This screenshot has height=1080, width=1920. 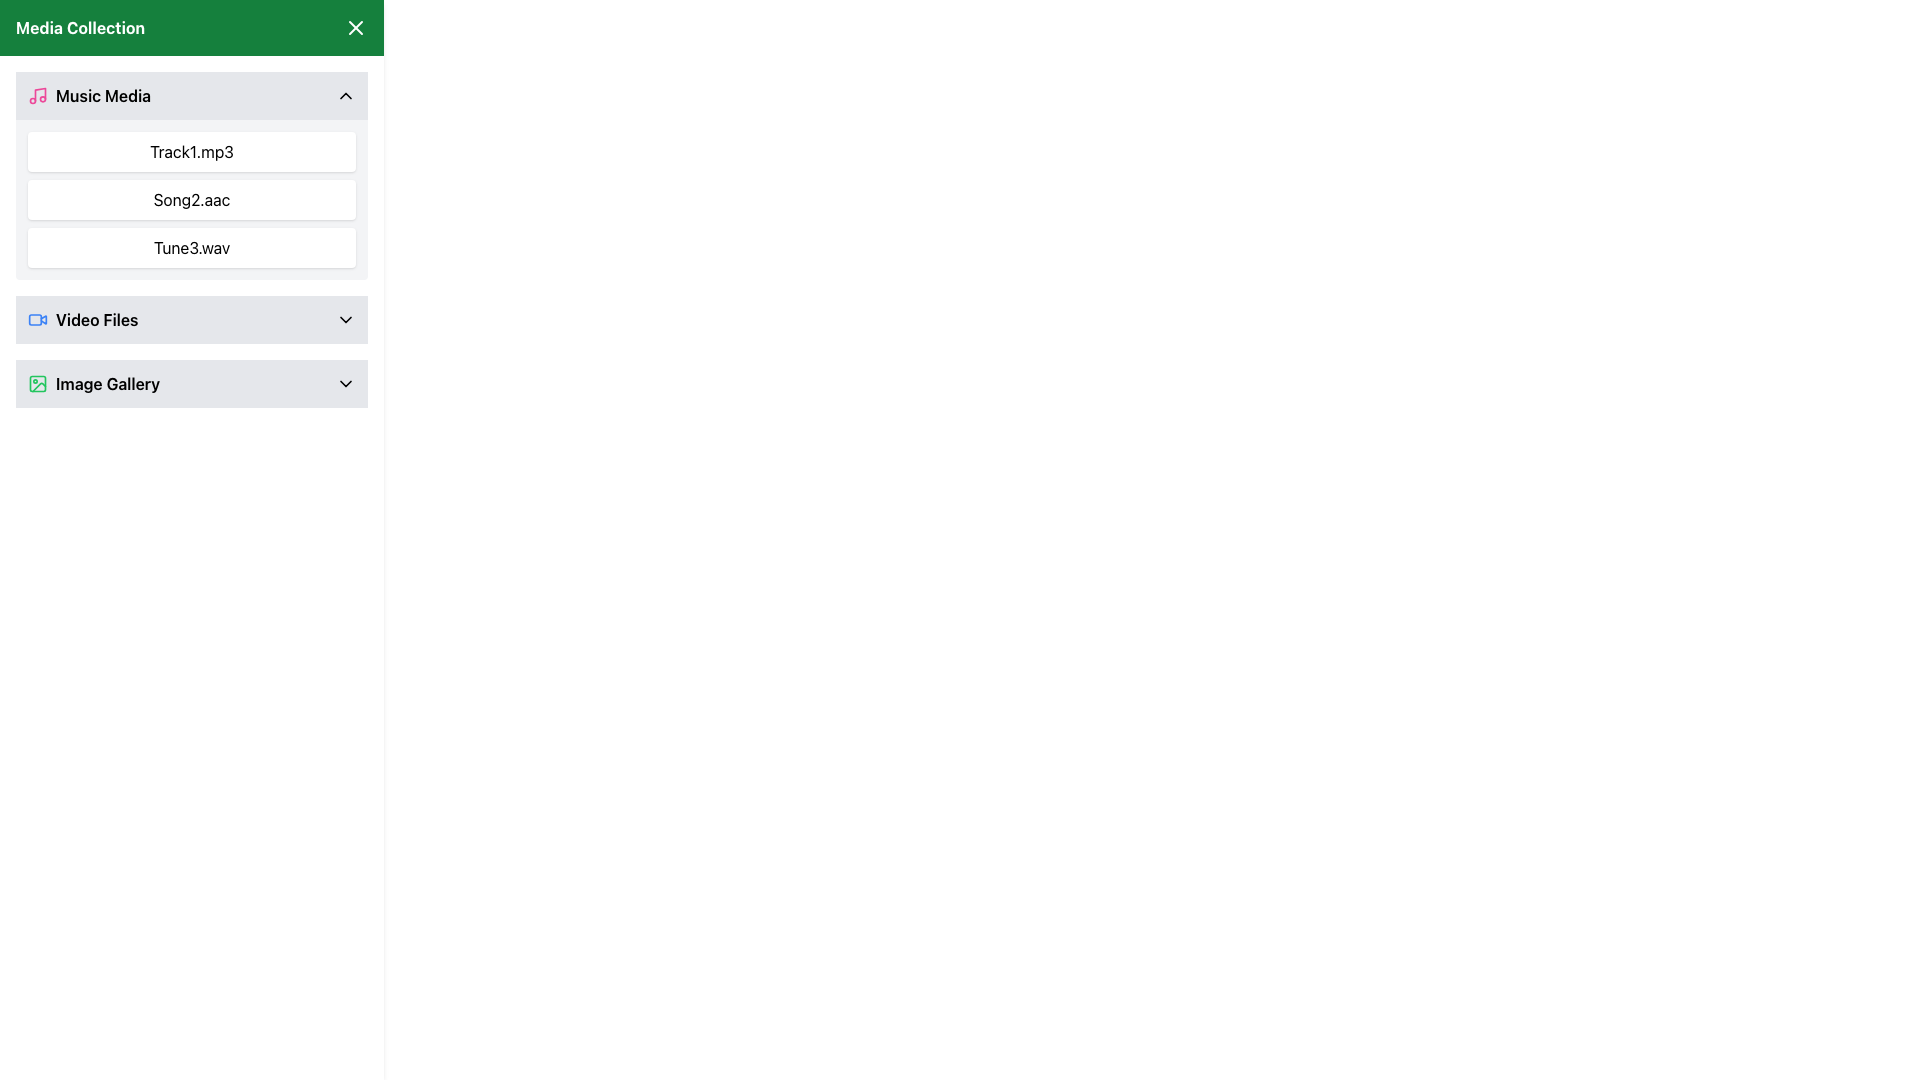 What do you see at coordinates (107, 384) in the screenshot?
I see `text label for the 'Image Gallery' section, which is the third item in the 'Media Collection' panel, located to the right of an image icon` at bounding box center [107, 384].